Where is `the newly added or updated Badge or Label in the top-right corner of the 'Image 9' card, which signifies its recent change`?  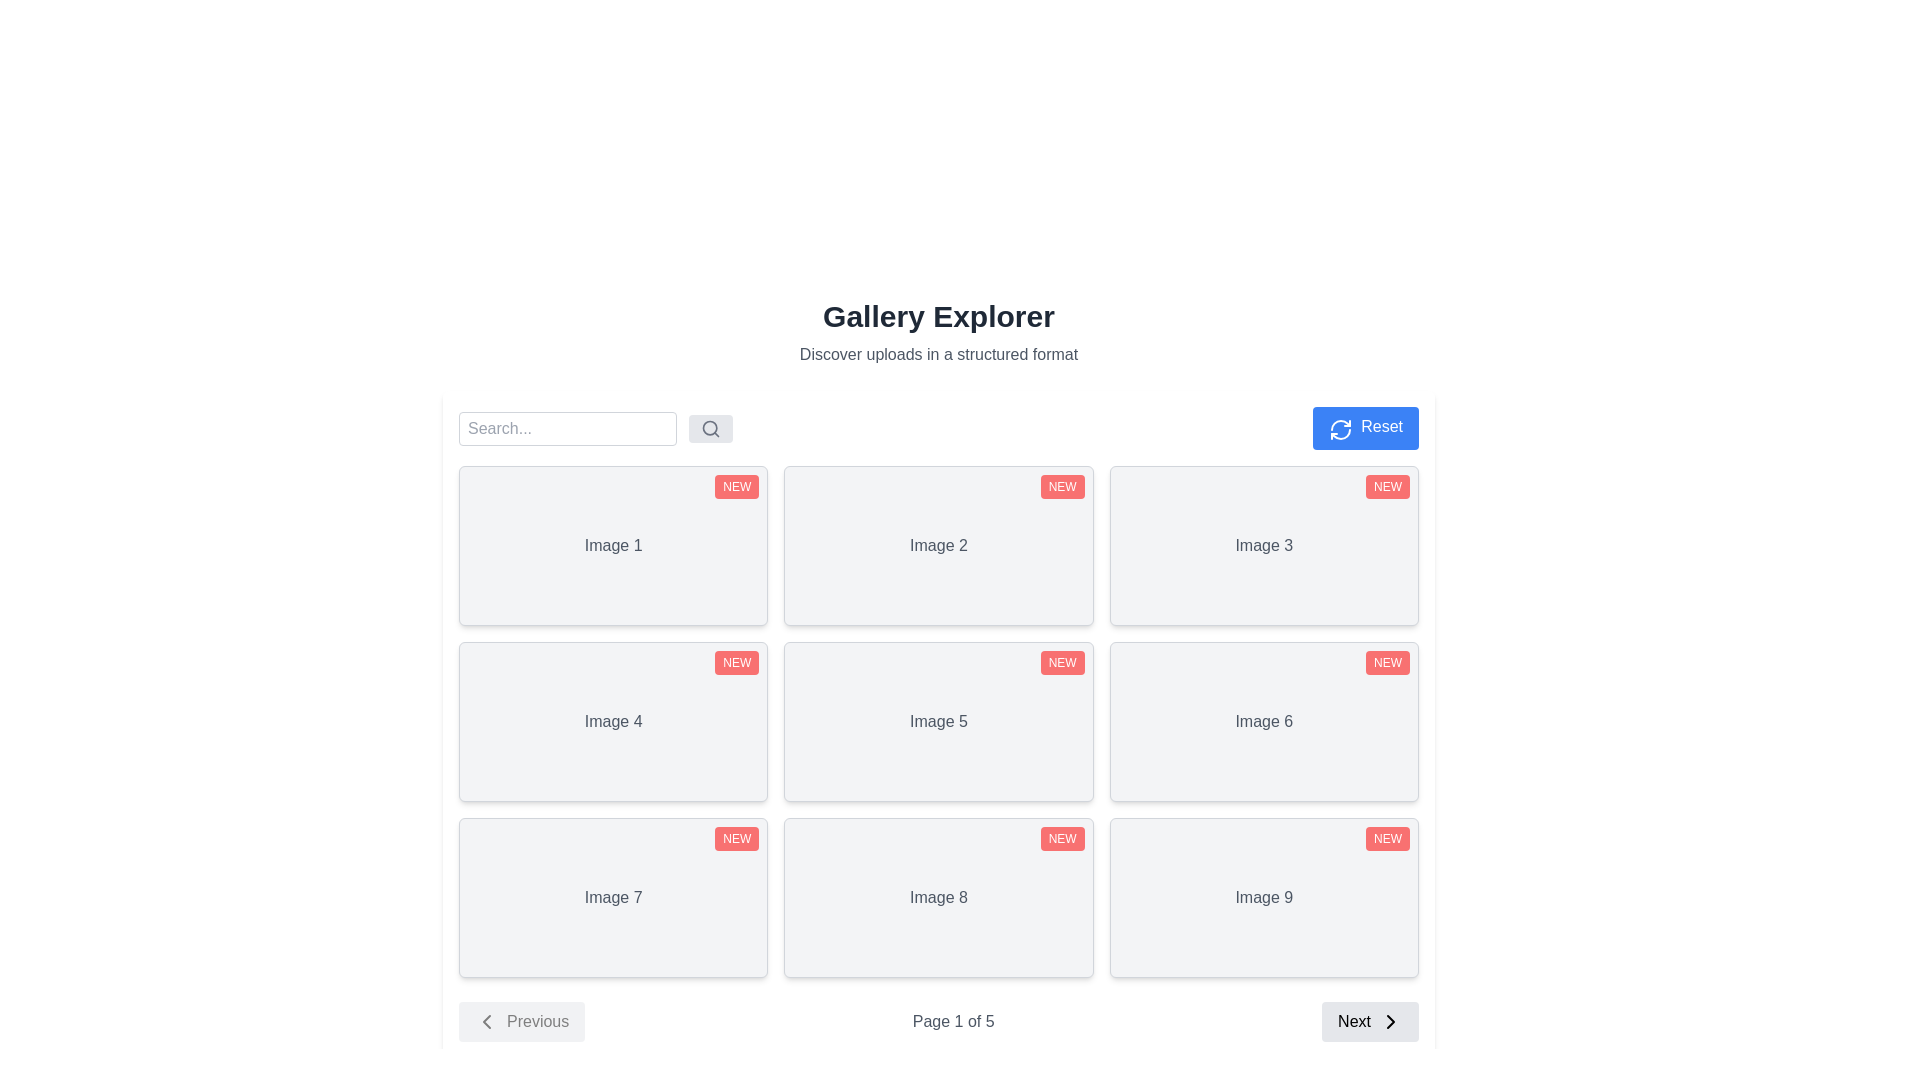
the newly added or updated Badge or Label in the top-right corner of the 'Image 9' card, which signifies its recent change is located at coordinates (1386, 839).